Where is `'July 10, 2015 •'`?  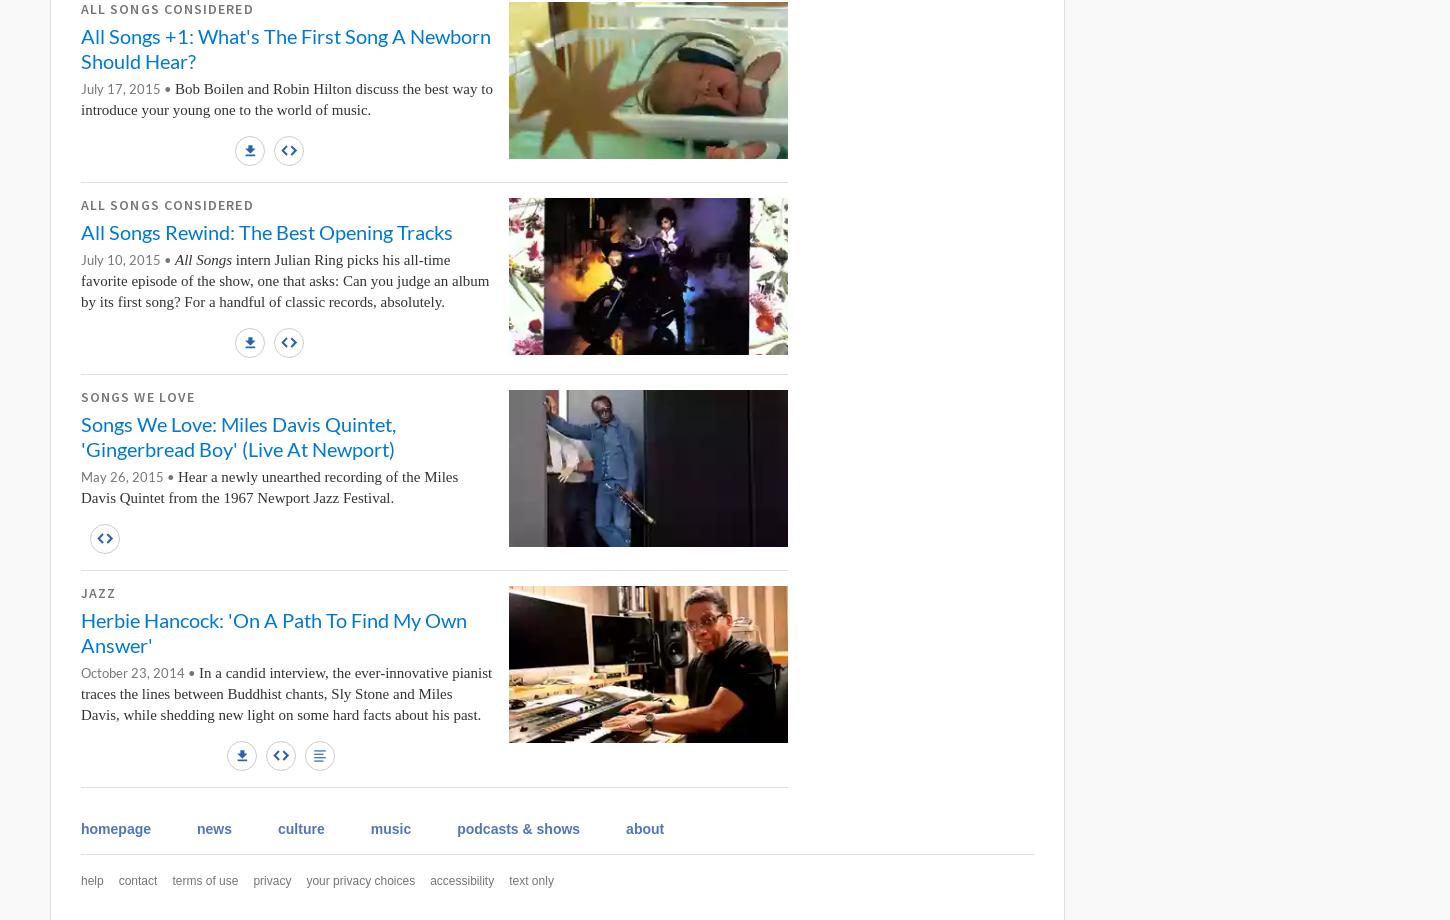 'July 10, 2015 •' is located at coordinates (127, 258).